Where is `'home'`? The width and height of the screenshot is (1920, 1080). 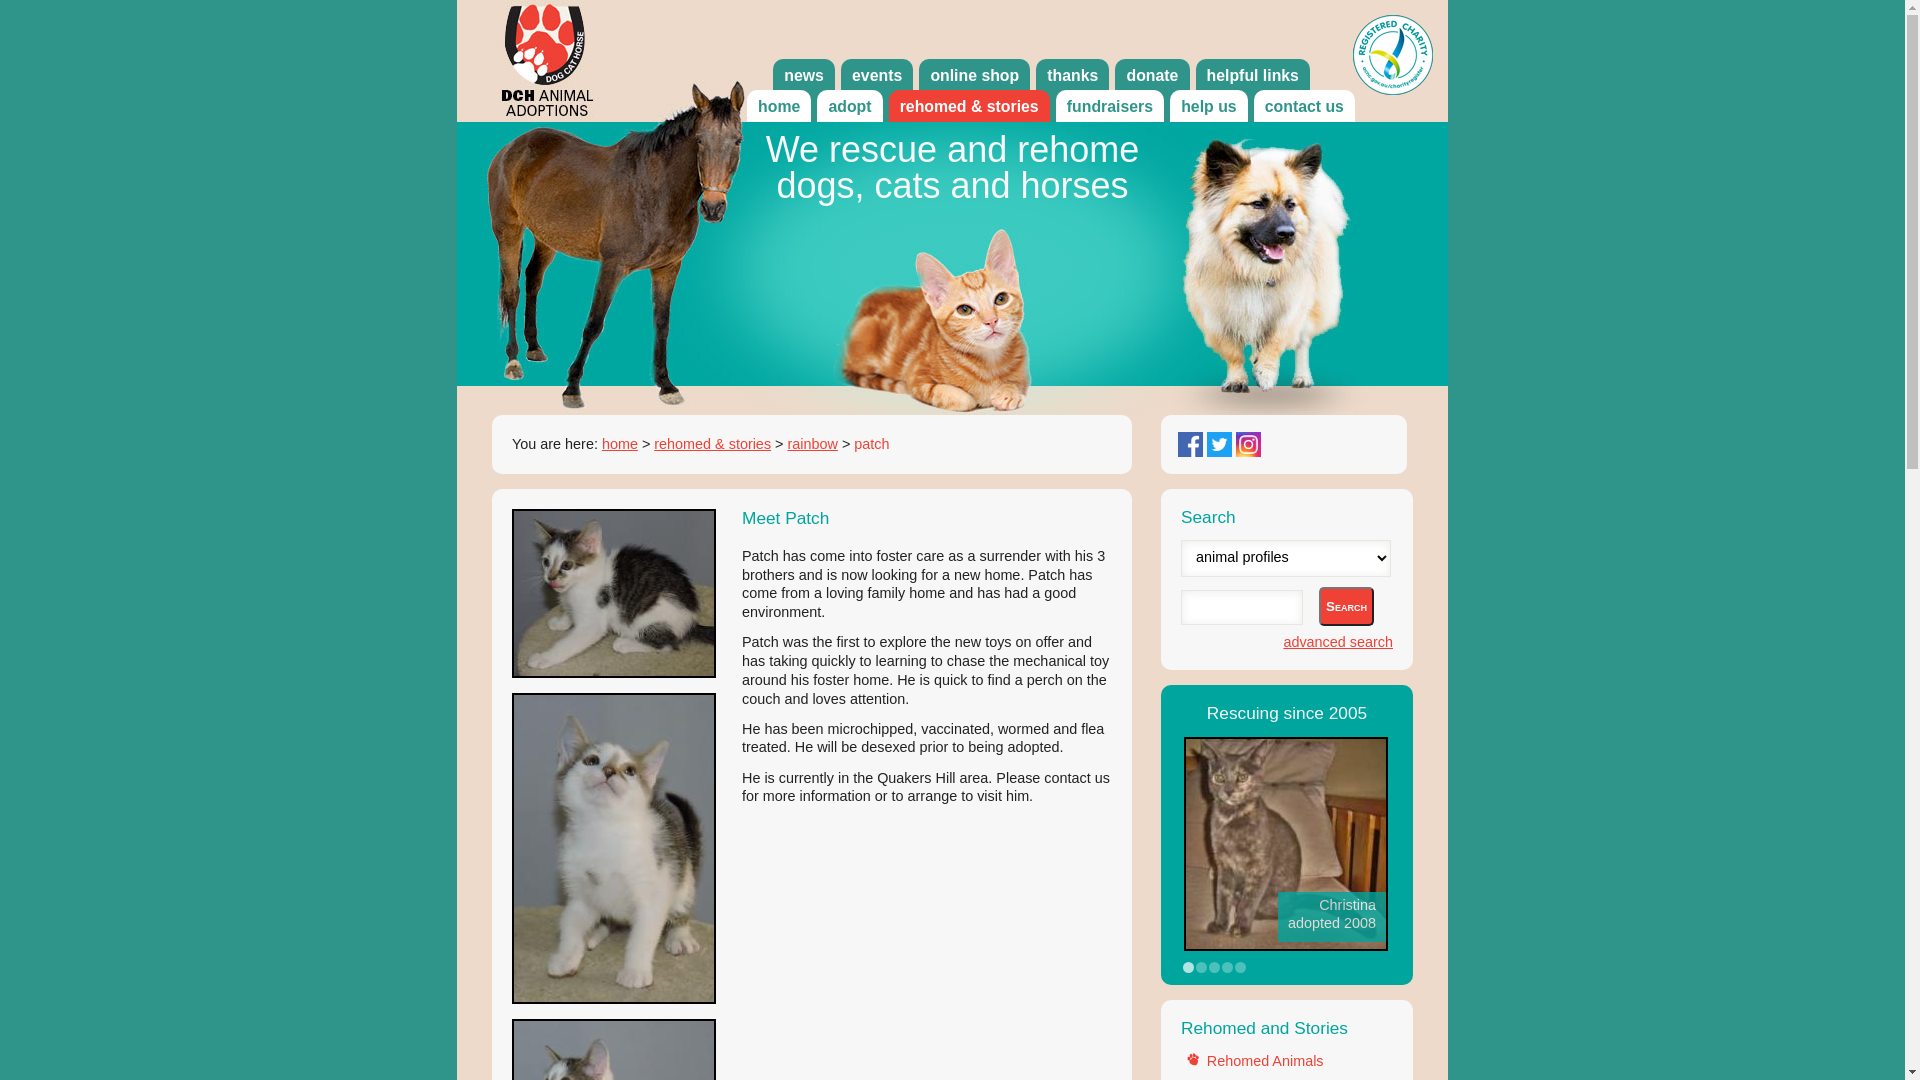
'home' is located at coordinates (777, 107).